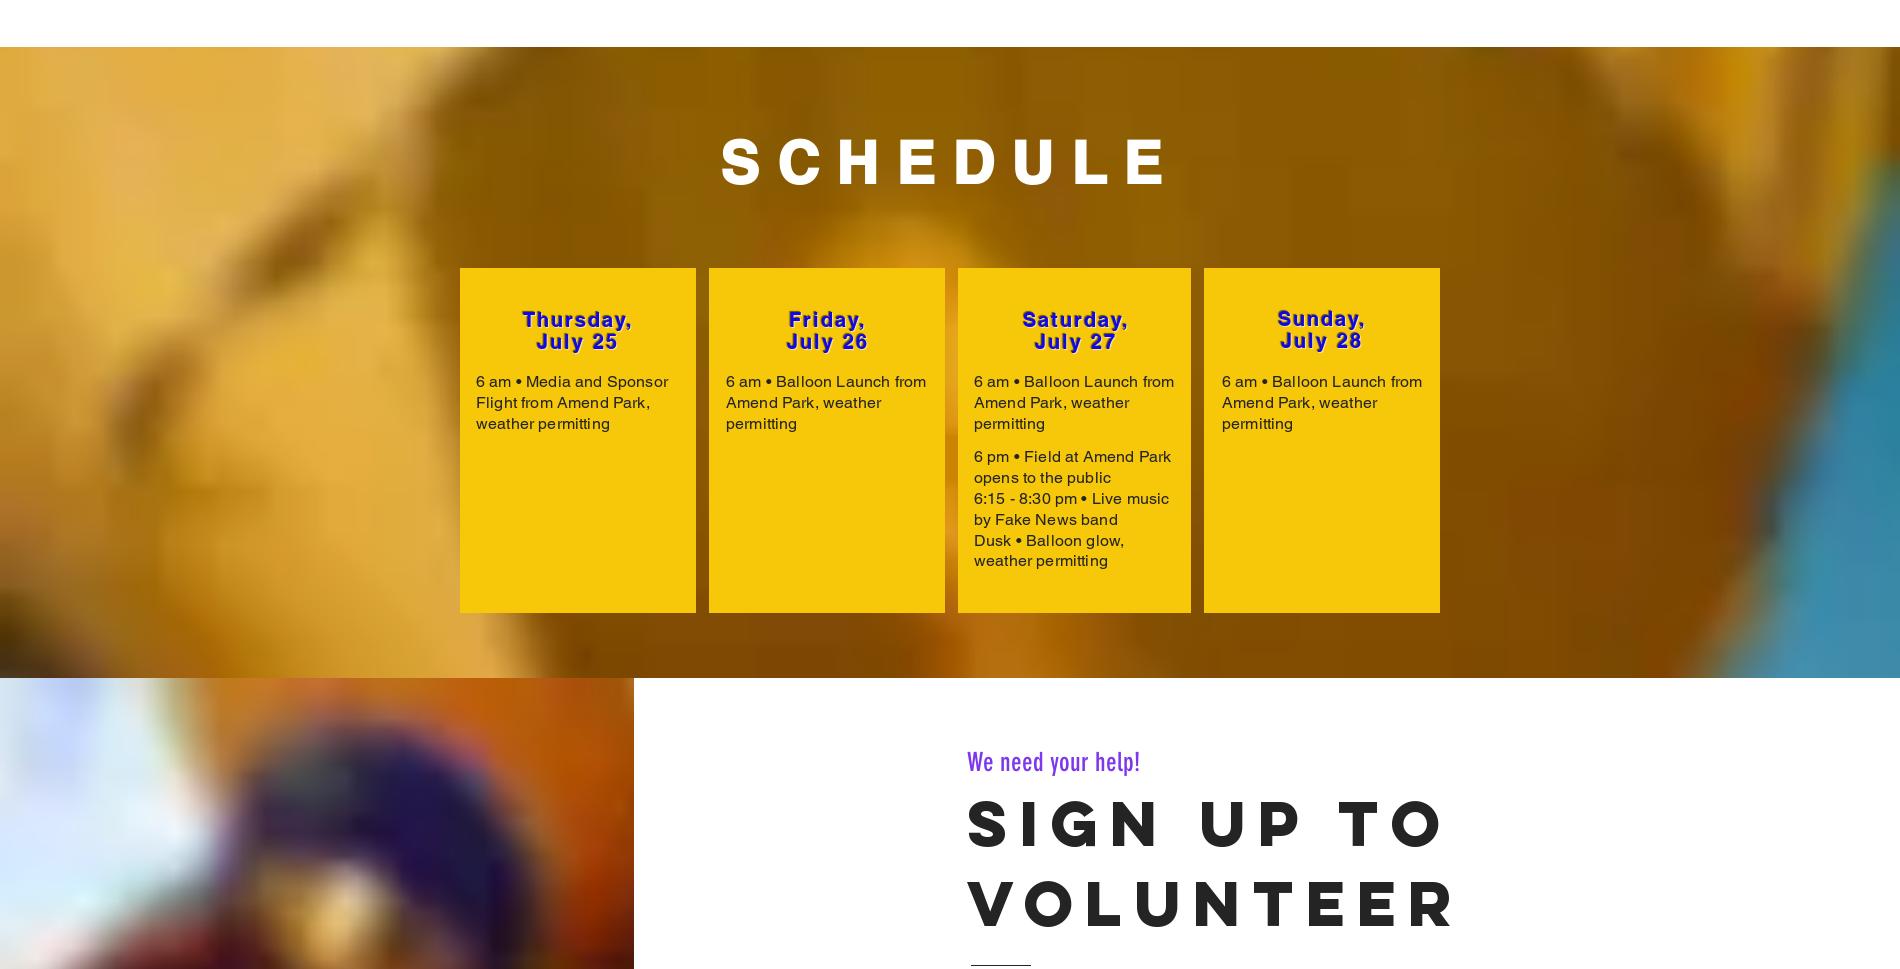 Image resolution: width=1900 pixels, height=969 pixels. What do you see at coordinates (1072, 466) in the screenshot?
I see `'6 pm • Field at Amend Park opens to the public'` at bounding box center [1072, 466].